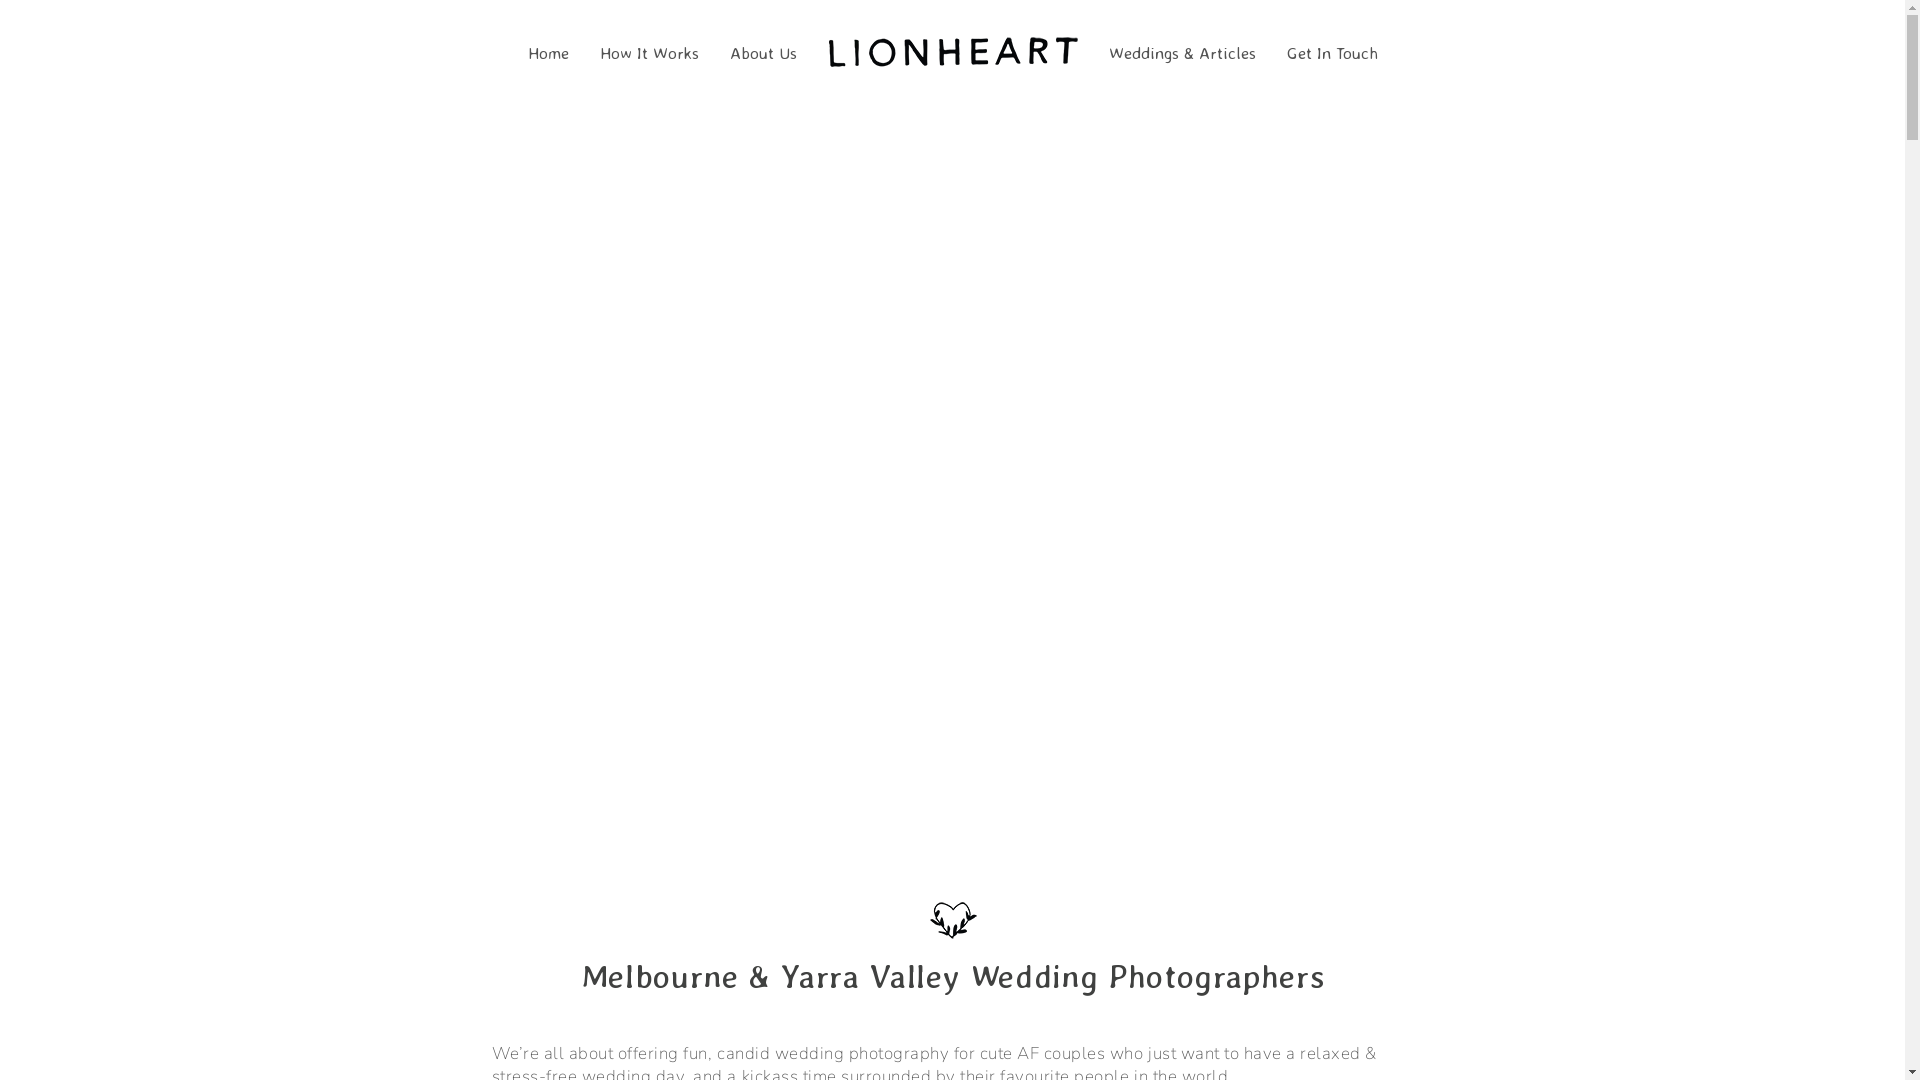 The image size is (1920, 1080). I want to click on 'About Us', so click(762, 49).